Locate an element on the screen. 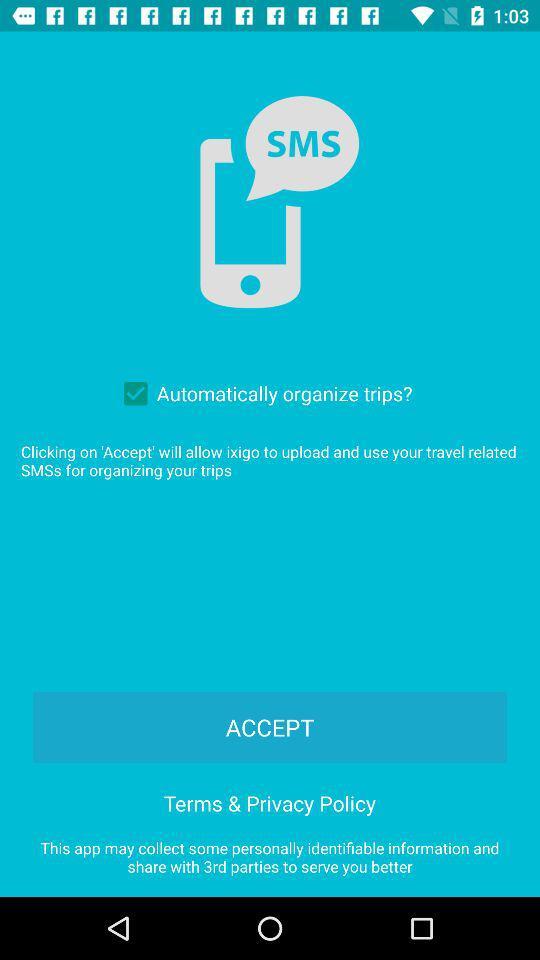 Image resolution: width=540 pixels, height=960 pixels. the terms & privacy policy item is located at coordinates (270, 800).